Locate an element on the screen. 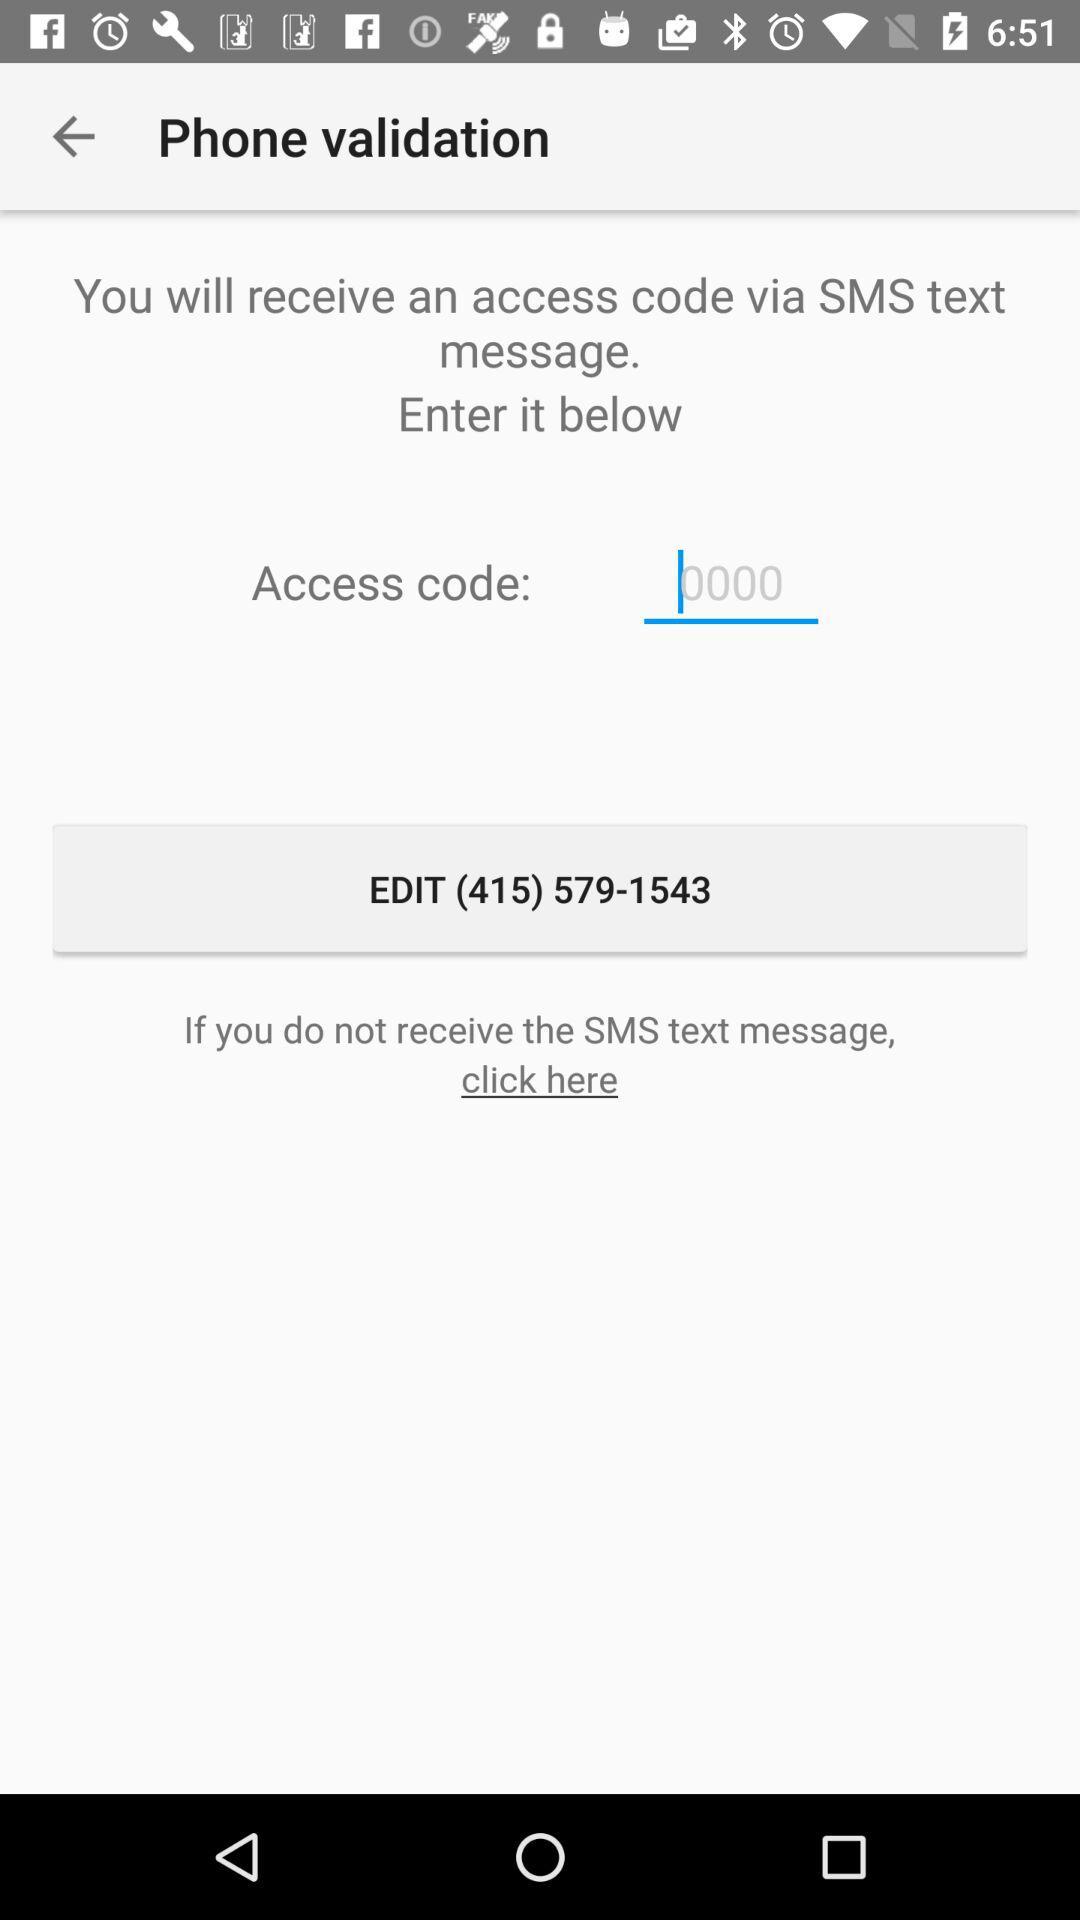  the edit 415 579 is located at coordinates (540, 887).